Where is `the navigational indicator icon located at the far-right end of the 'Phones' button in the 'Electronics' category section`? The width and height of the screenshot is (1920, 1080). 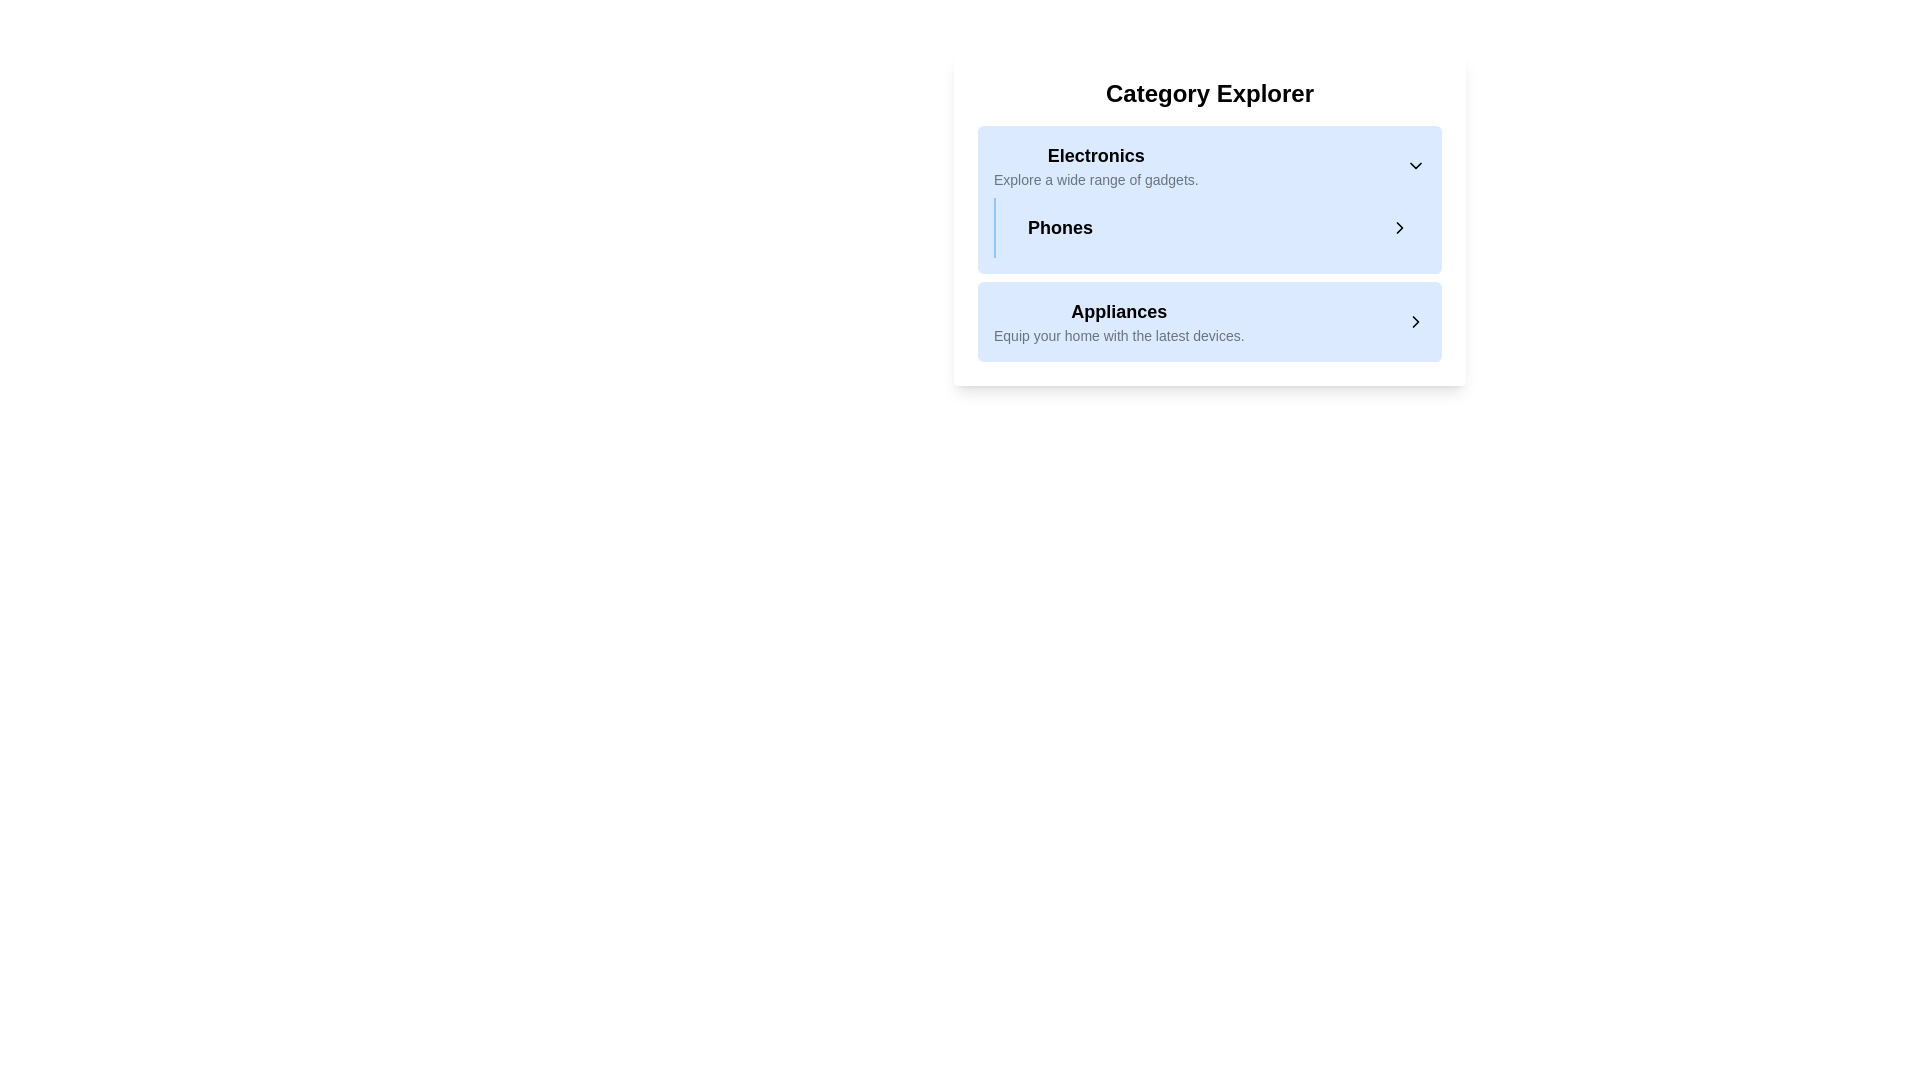
the navigational indicator icon located at the far-right end of the 'Phones' button in the 'Electronics' category section is located at coordinates (1399, 226).